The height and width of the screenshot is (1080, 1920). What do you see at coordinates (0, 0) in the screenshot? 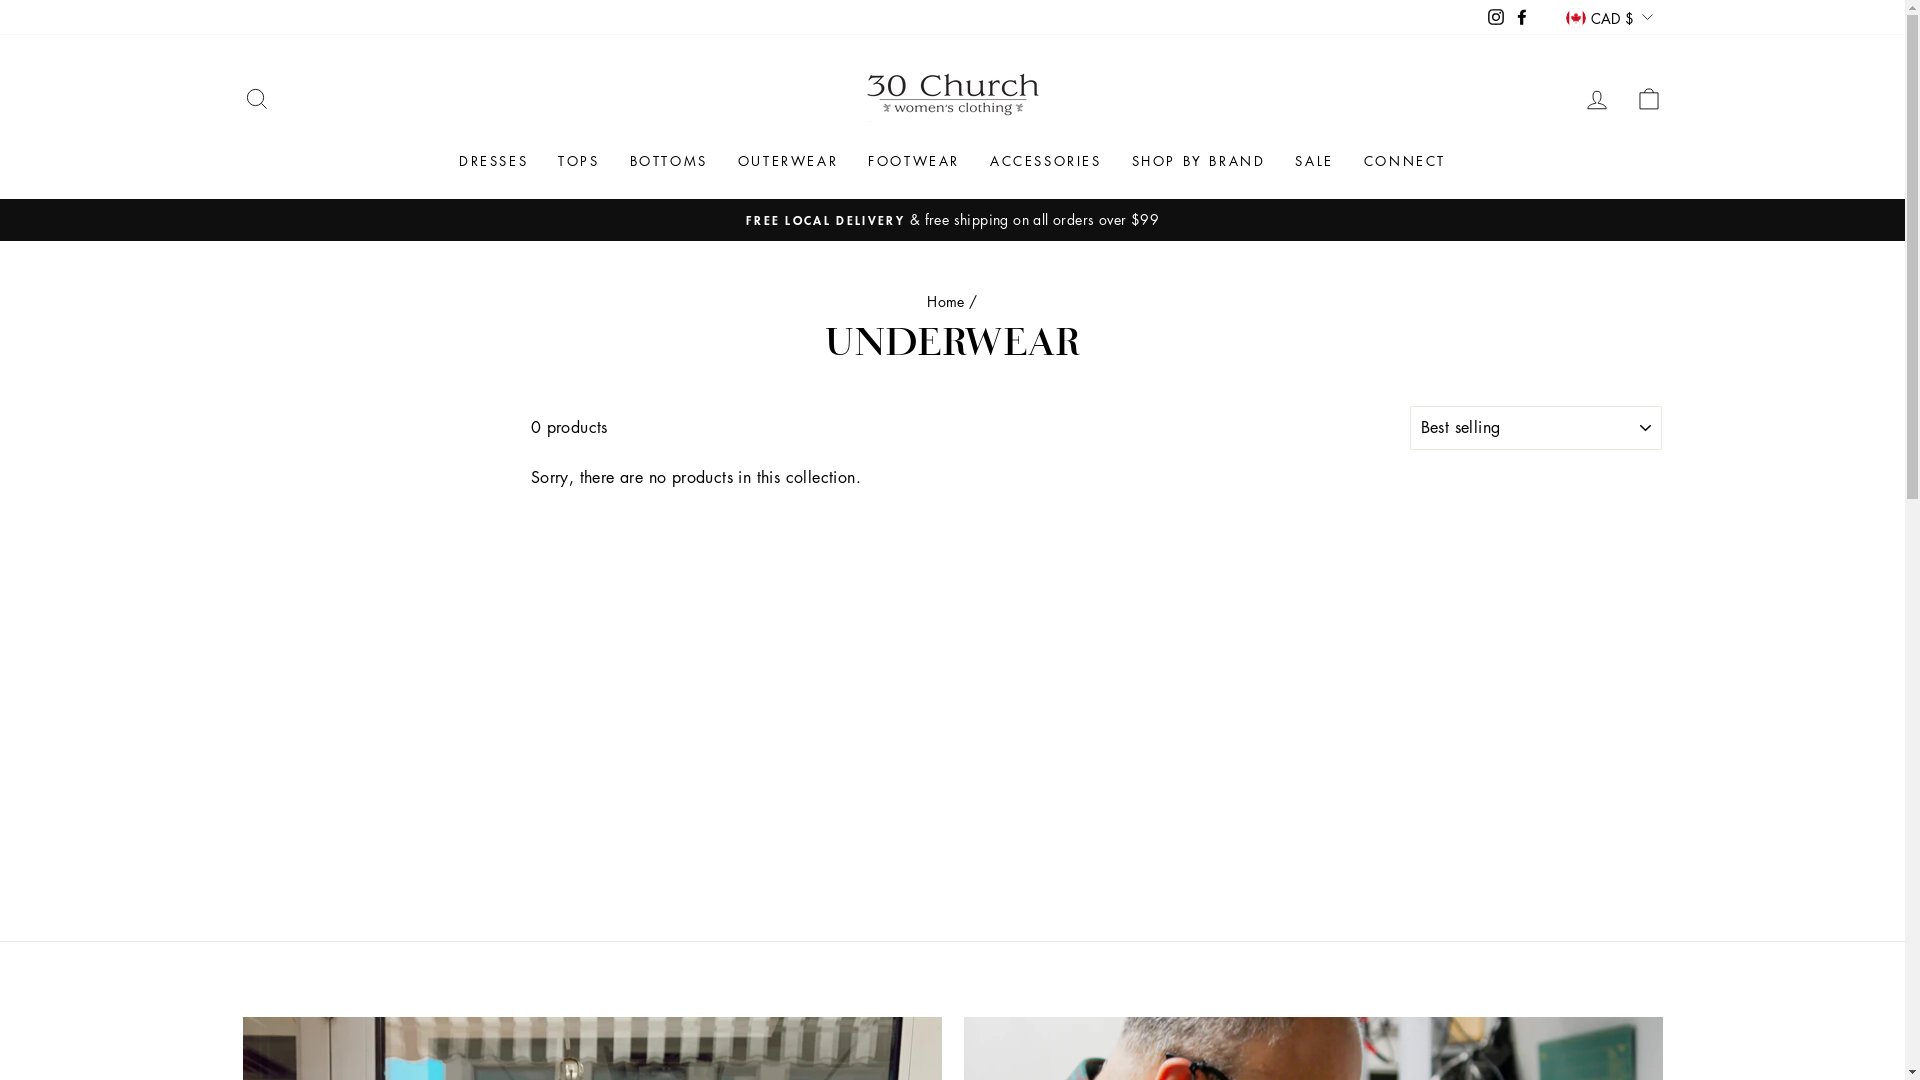
I see `'Skip to content'` at bounding box center [0, 0].